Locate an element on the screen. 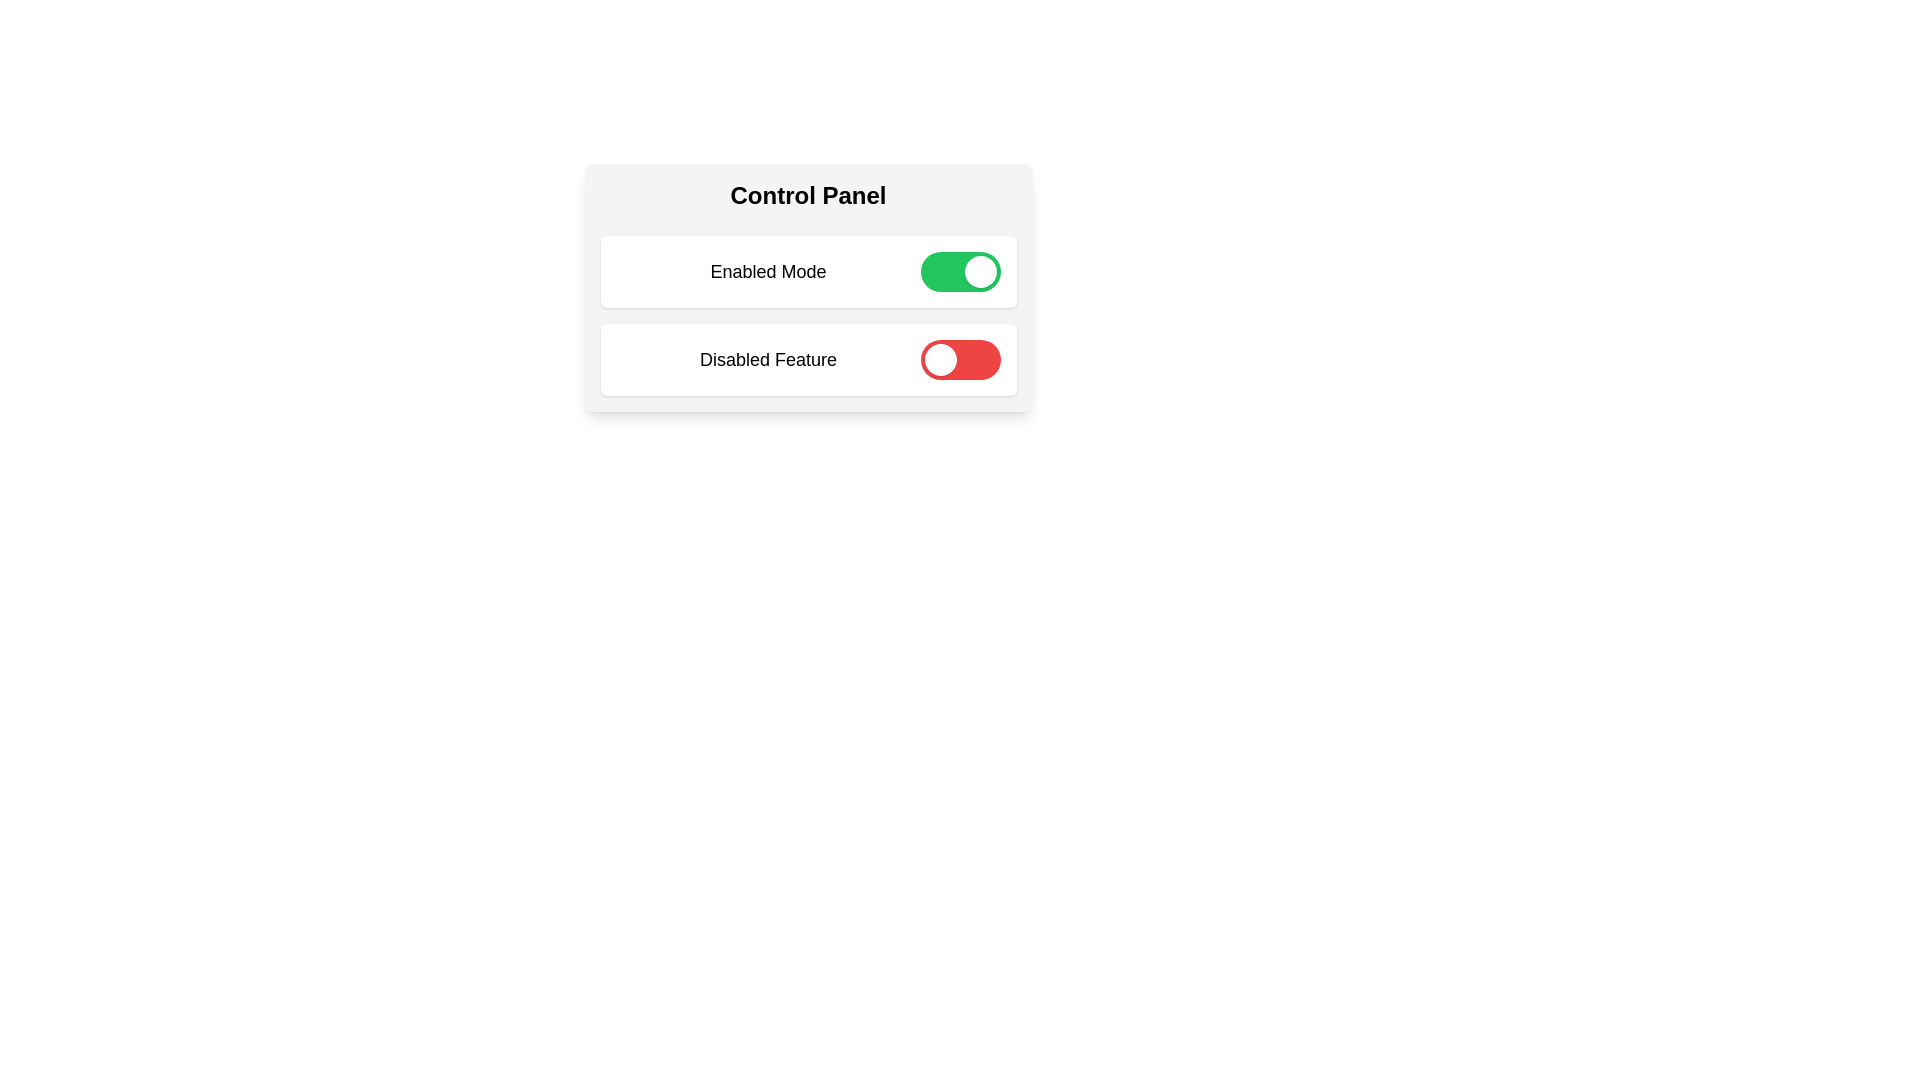 This screenshot has width=1920, height=1080. the label Enabled Mode to focus or select it is located at coordinates (767, 272).